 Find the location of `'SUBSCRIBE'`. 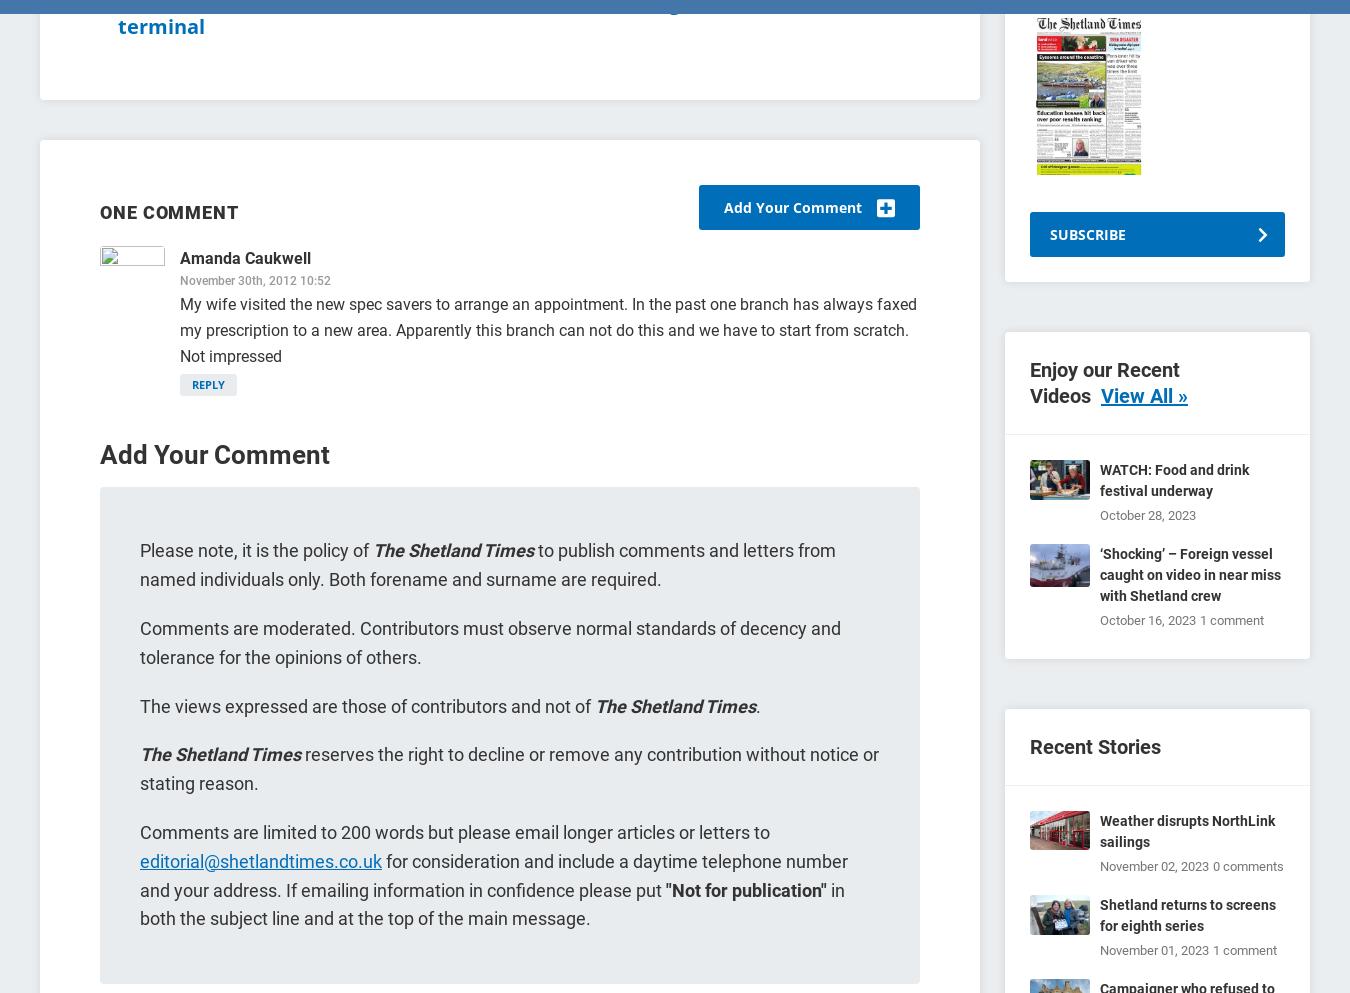

'SUBSCRIBE' is located at coordinates (1087, 233).